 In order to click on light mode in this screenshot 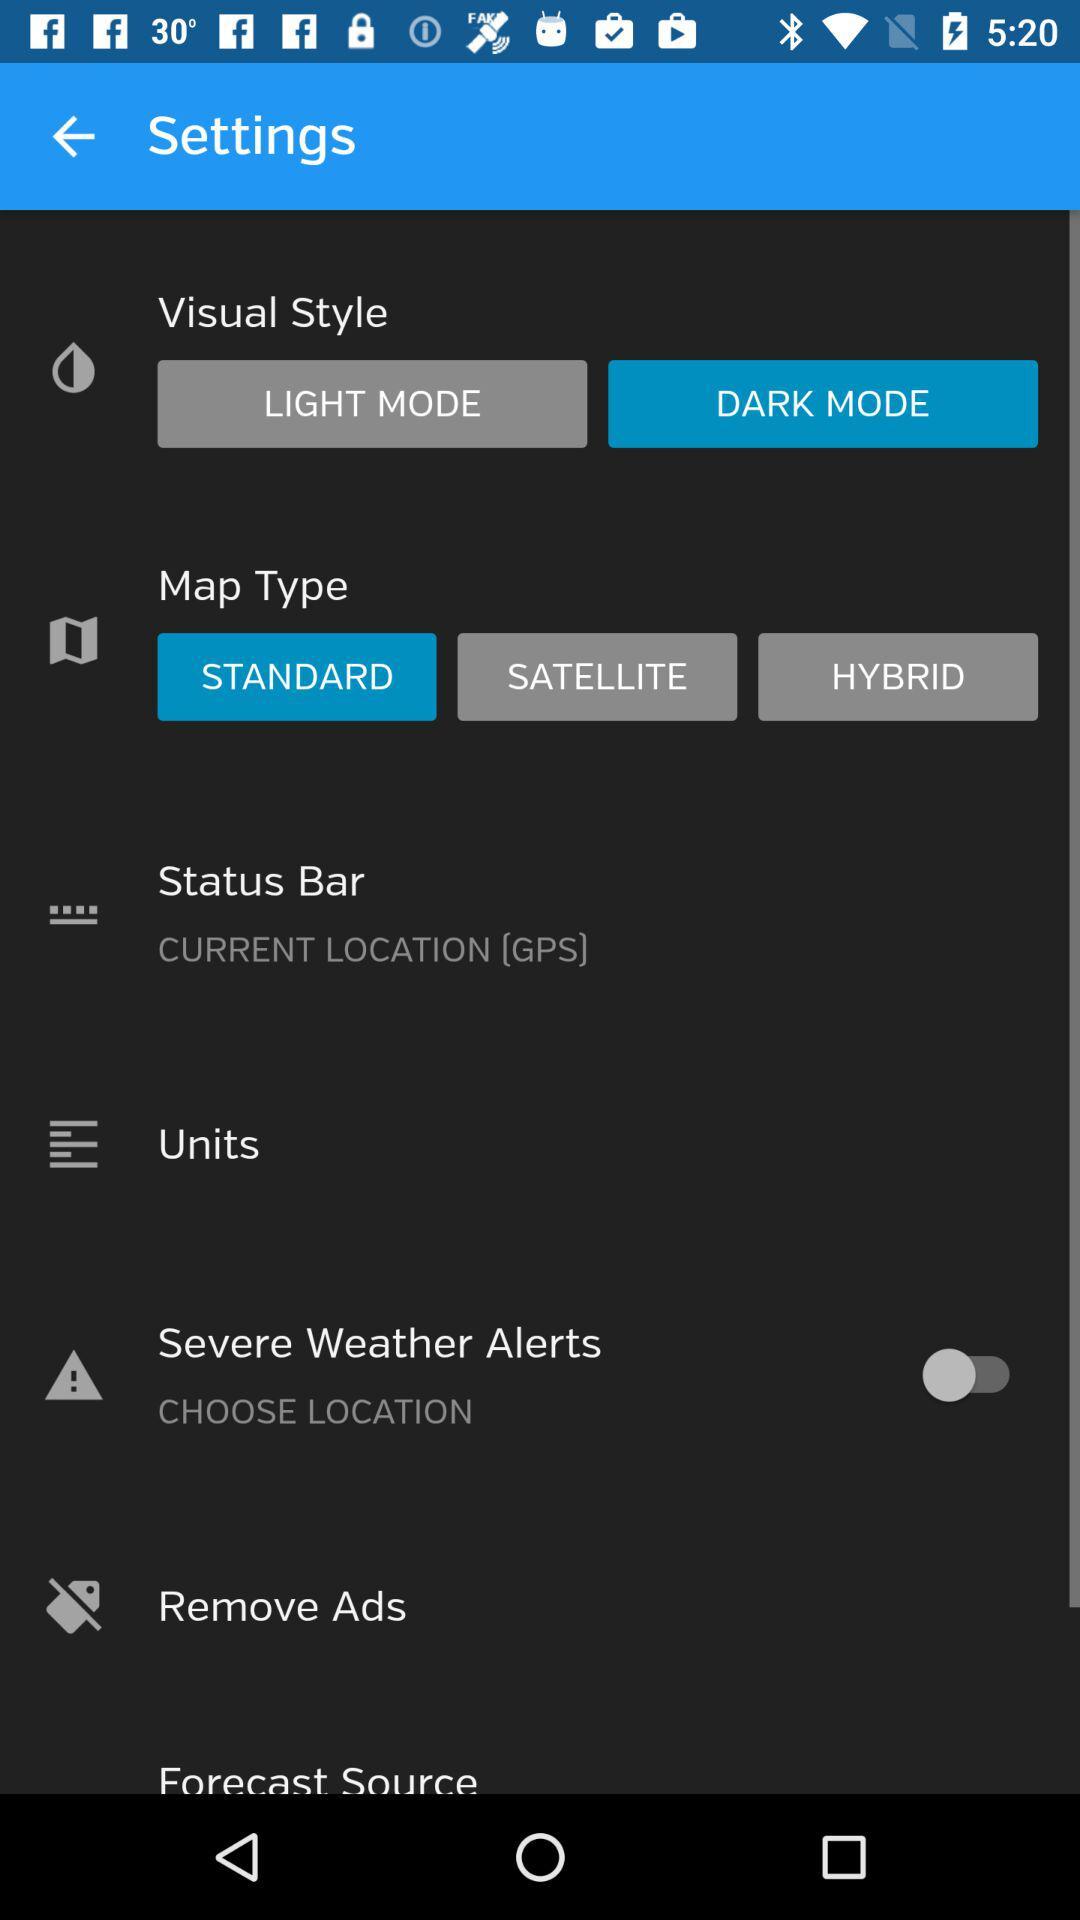, I will do `click(372, 402)`.